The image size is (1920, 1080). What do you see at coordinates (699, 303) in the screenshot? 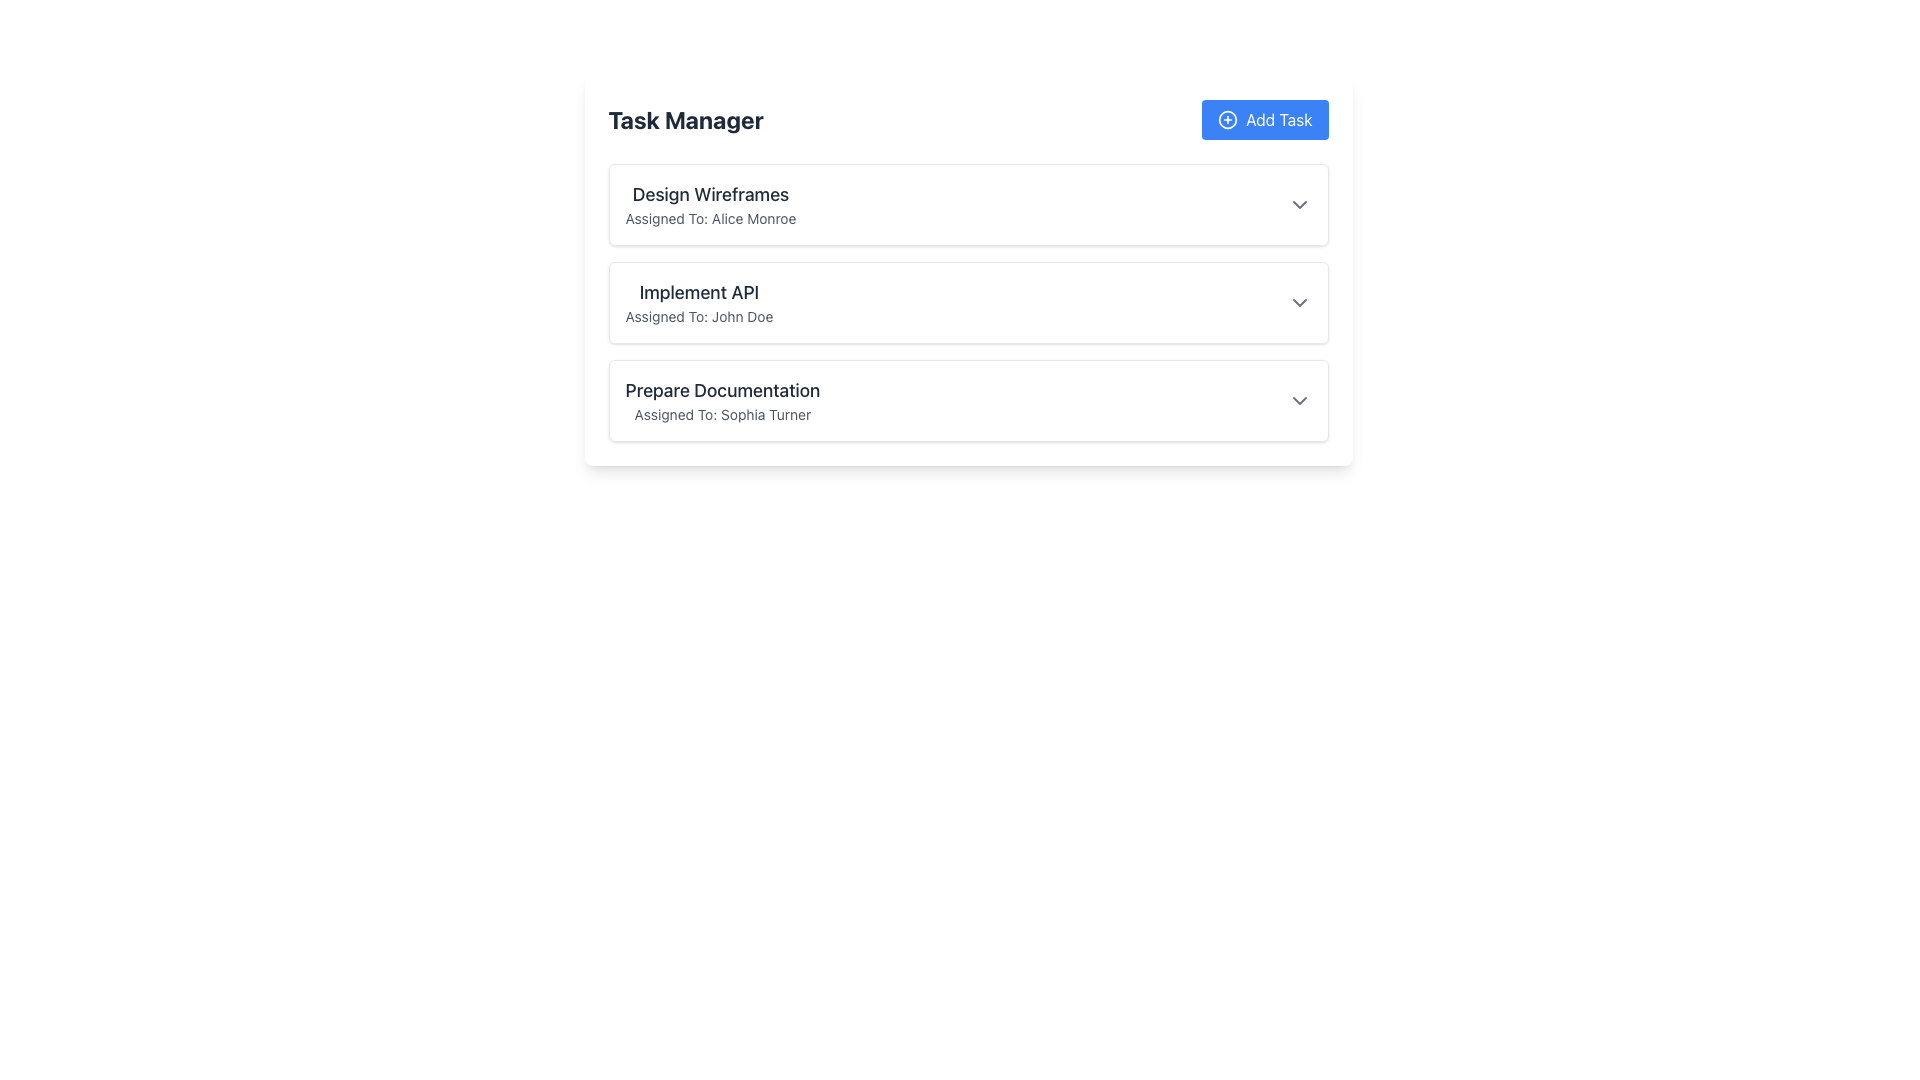
I see `the structured list item with the title 'Implement API' and the assignee 'Assigned To: John Doe'` at bounding box center [699, 303].